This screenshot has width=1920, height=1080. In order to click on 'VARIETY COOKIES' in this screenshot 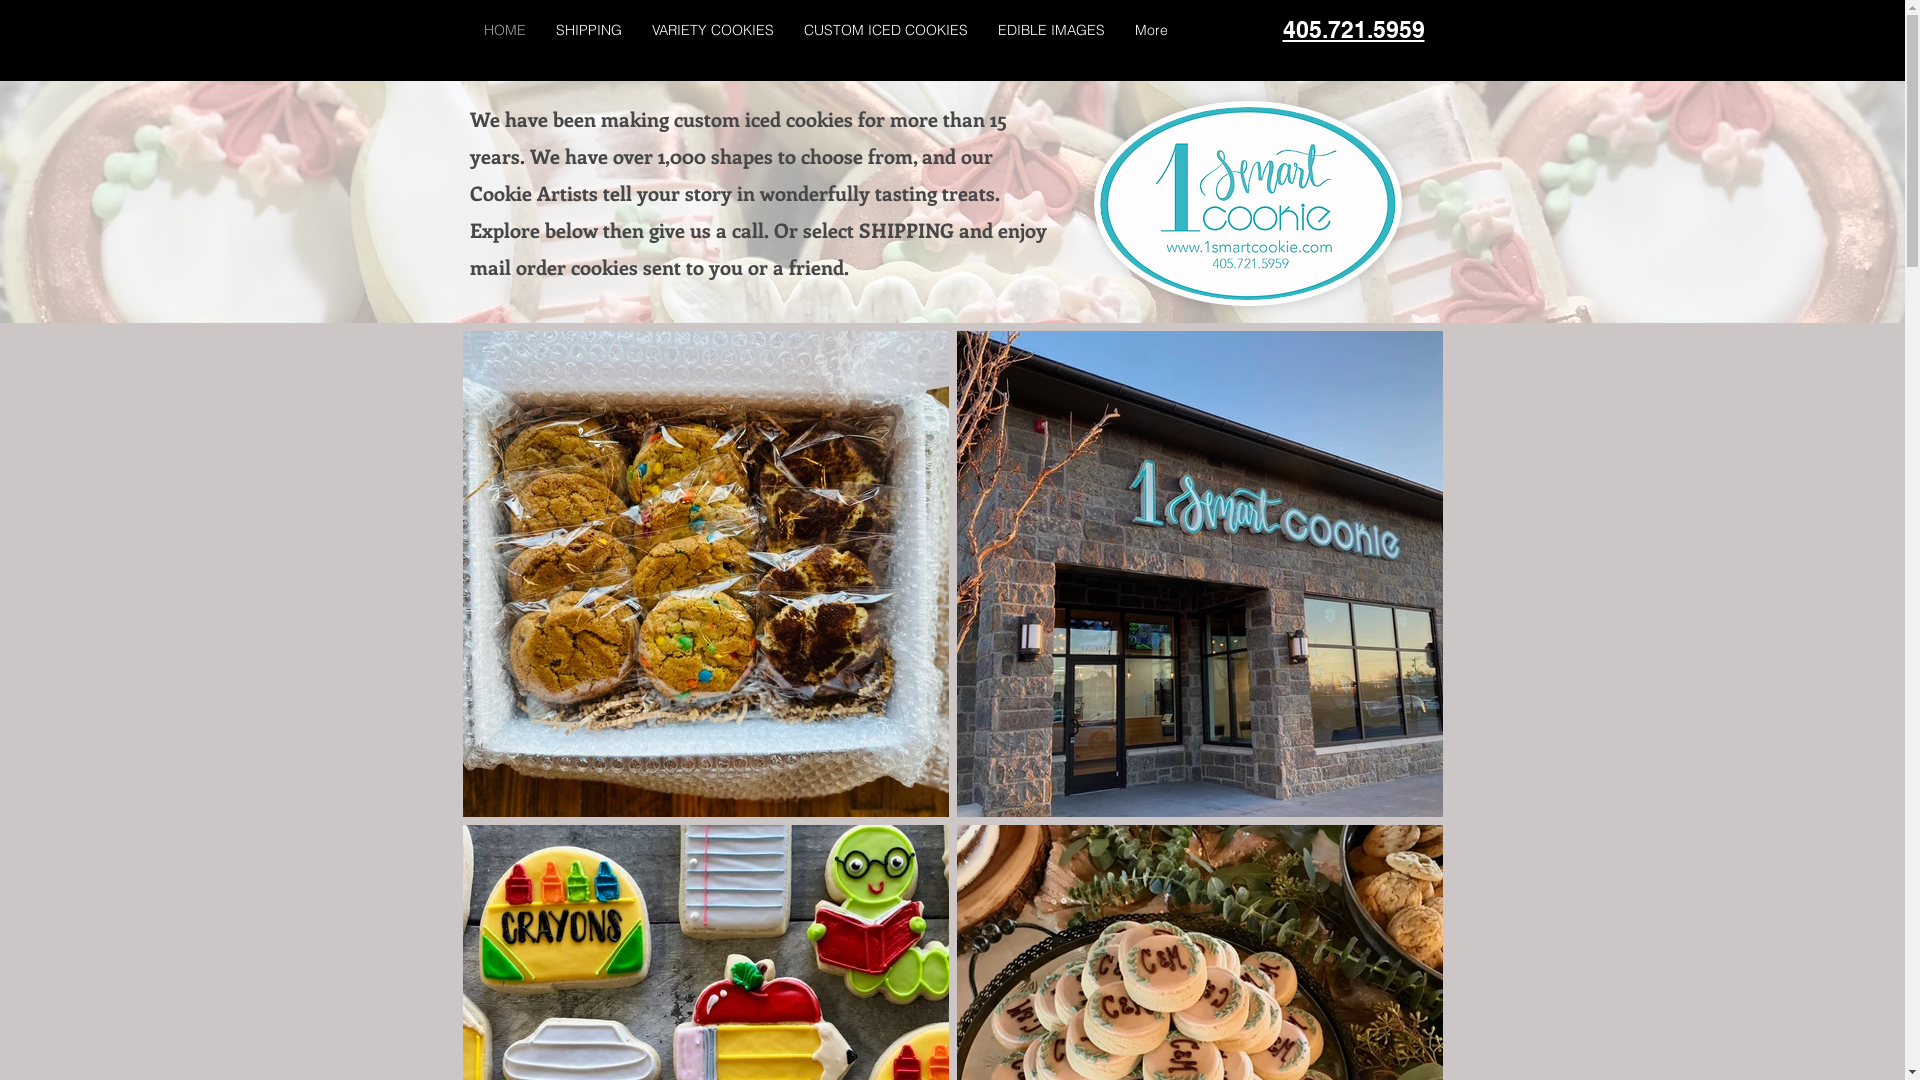, I will do `click(711, 30)`.